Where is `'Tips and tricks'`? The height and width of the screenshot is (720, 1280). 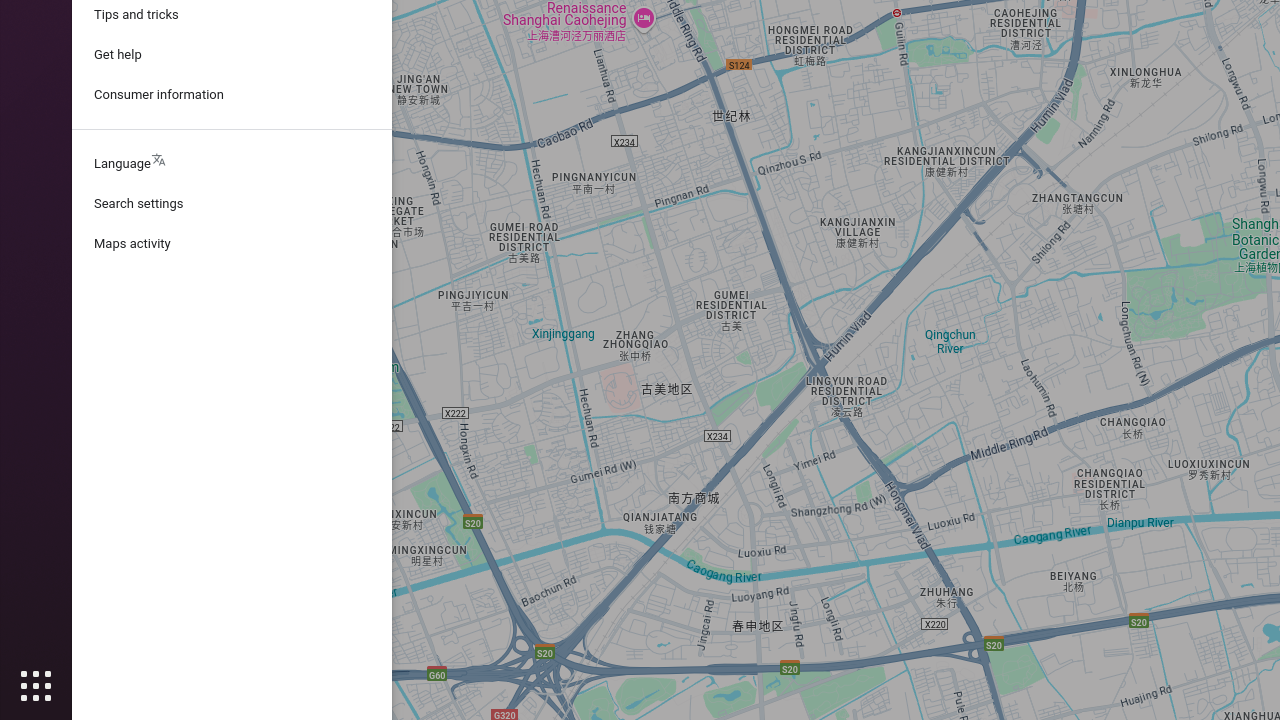 'Tips and tricks' is located at coordinates (231, 14).